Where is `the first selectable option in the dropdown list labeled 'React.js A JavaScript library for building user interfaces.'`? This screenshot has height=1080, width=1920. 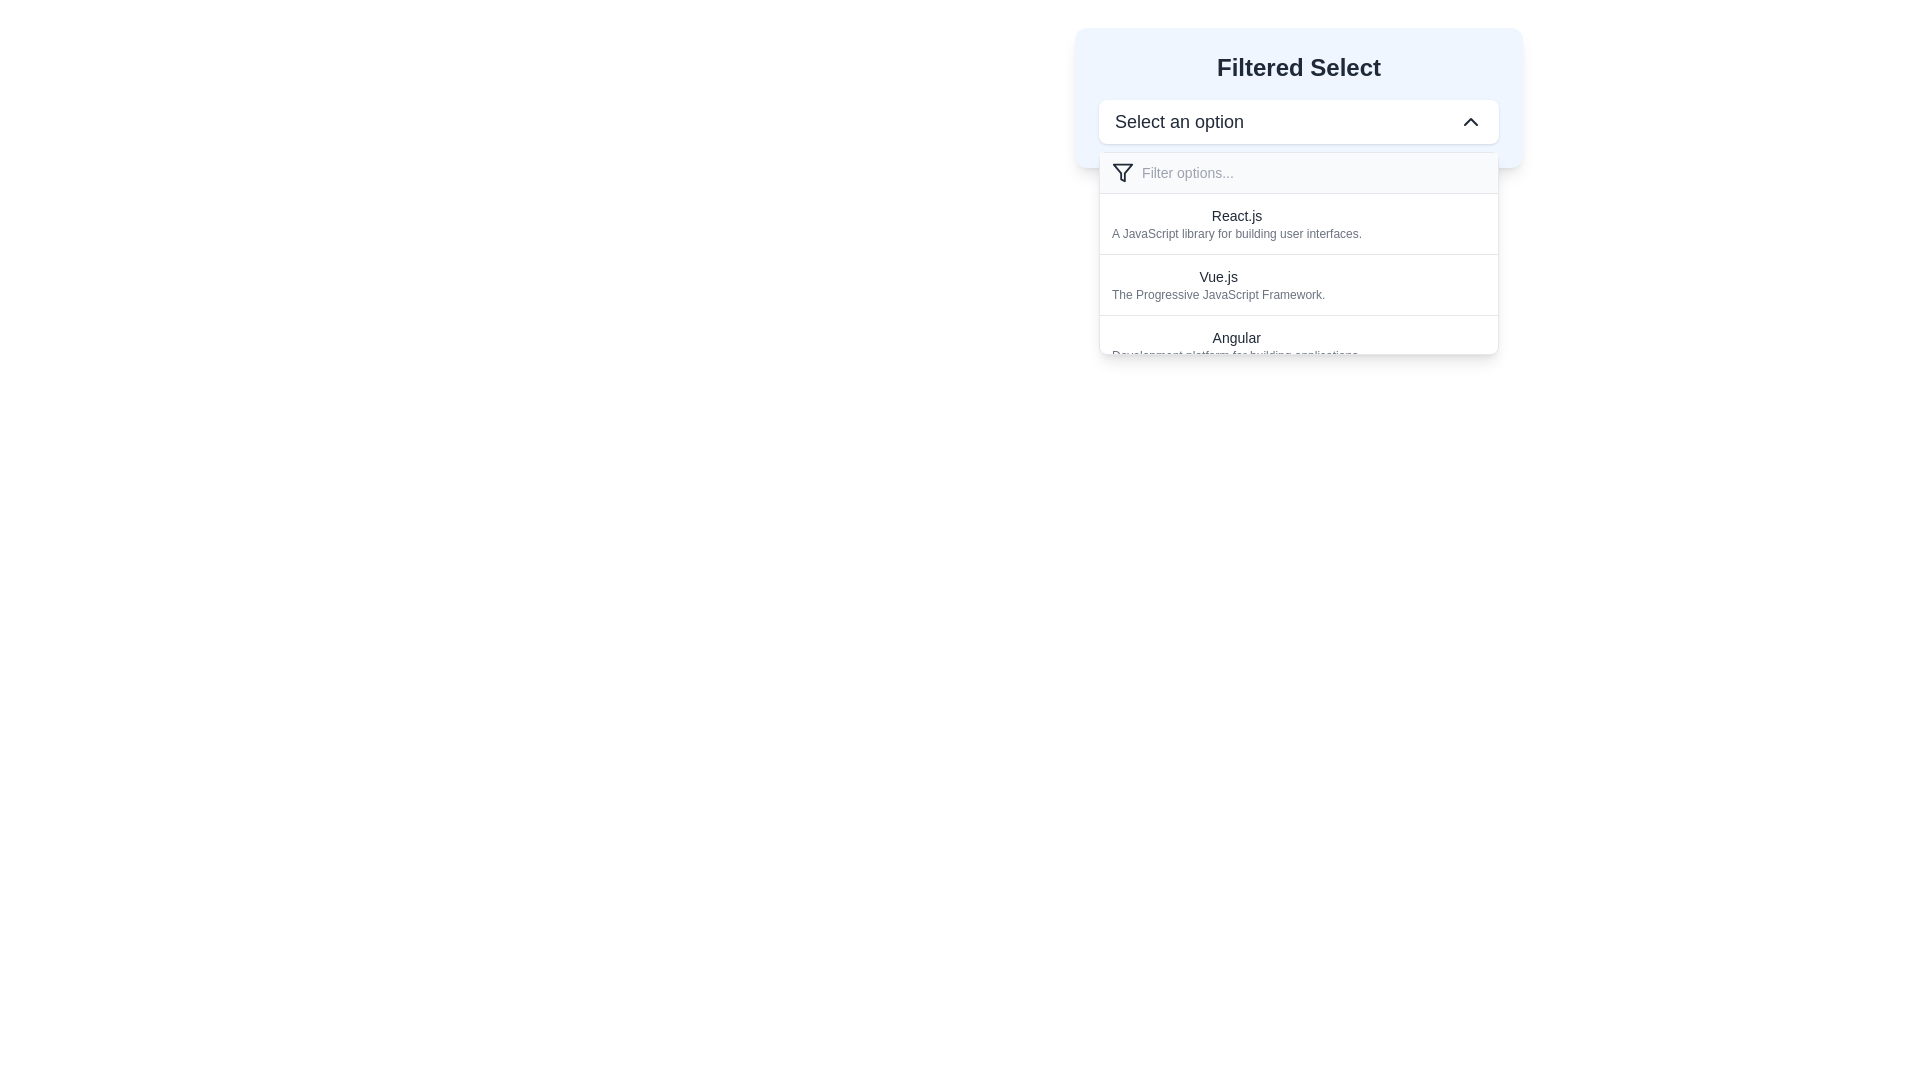
the first selectable option in the dropdown list labeled 'React.js A JavaScript library for building user interfaces.' is located at coordinates (1299, 252).